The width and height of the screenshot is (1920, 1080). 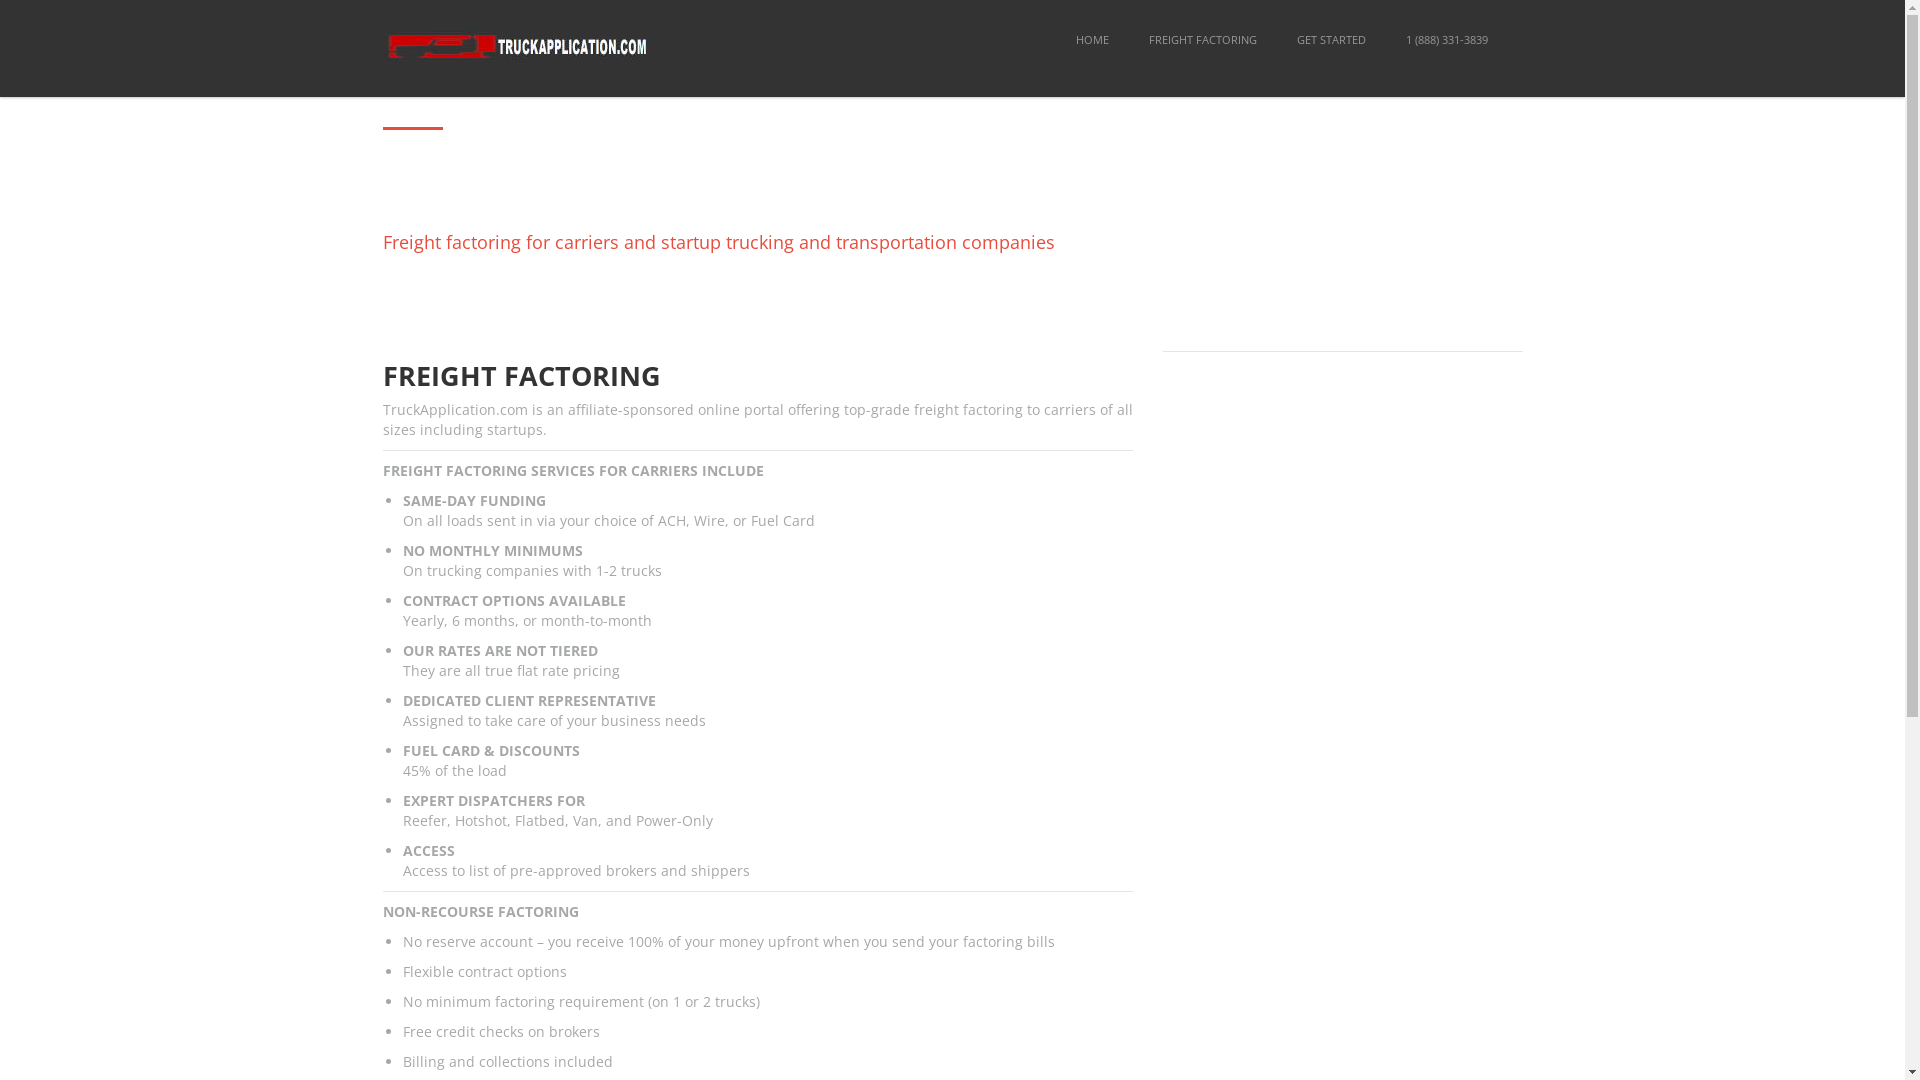 I want to click on 'GET STARTED', so click(x=1452, y=41).